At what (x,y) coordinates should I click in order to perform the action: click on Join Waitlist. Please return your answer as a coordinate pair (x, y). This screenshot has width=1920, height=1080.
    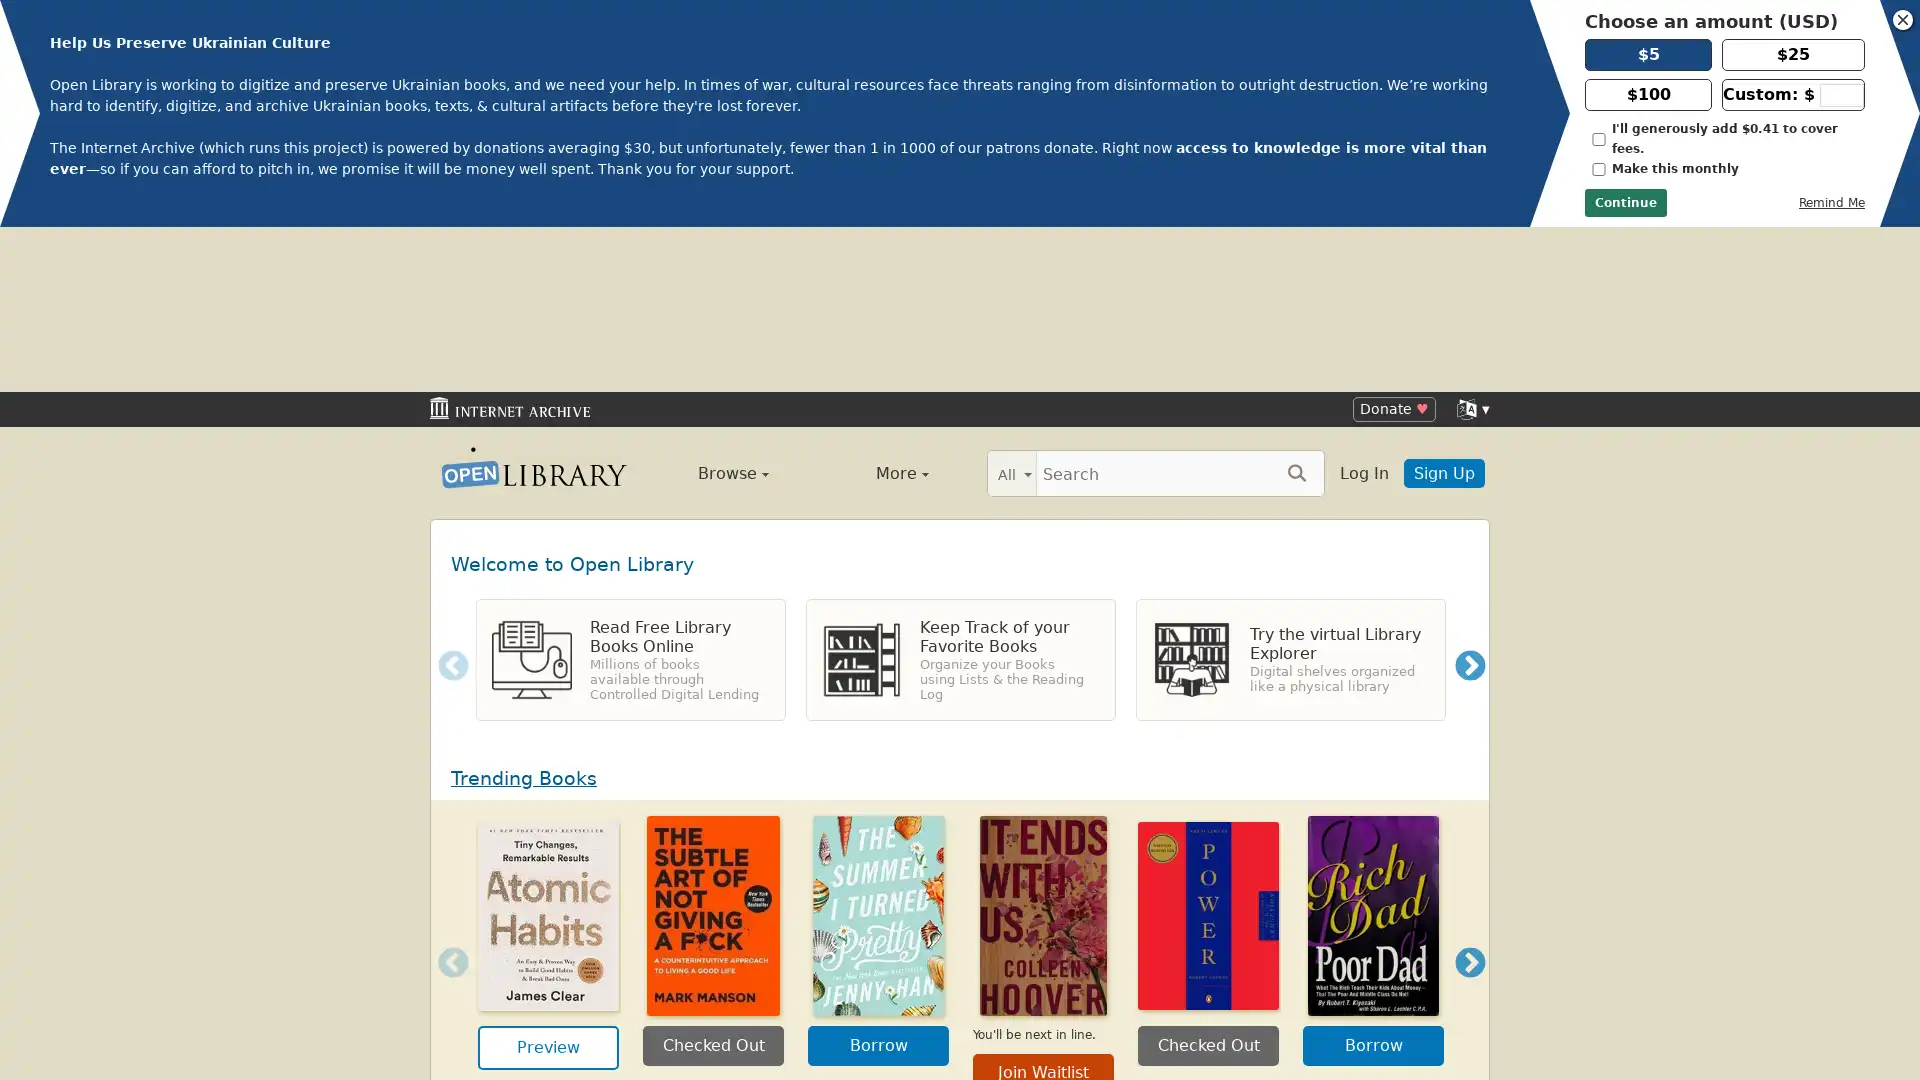
    Looking at the image, I should click on (1042, 907).